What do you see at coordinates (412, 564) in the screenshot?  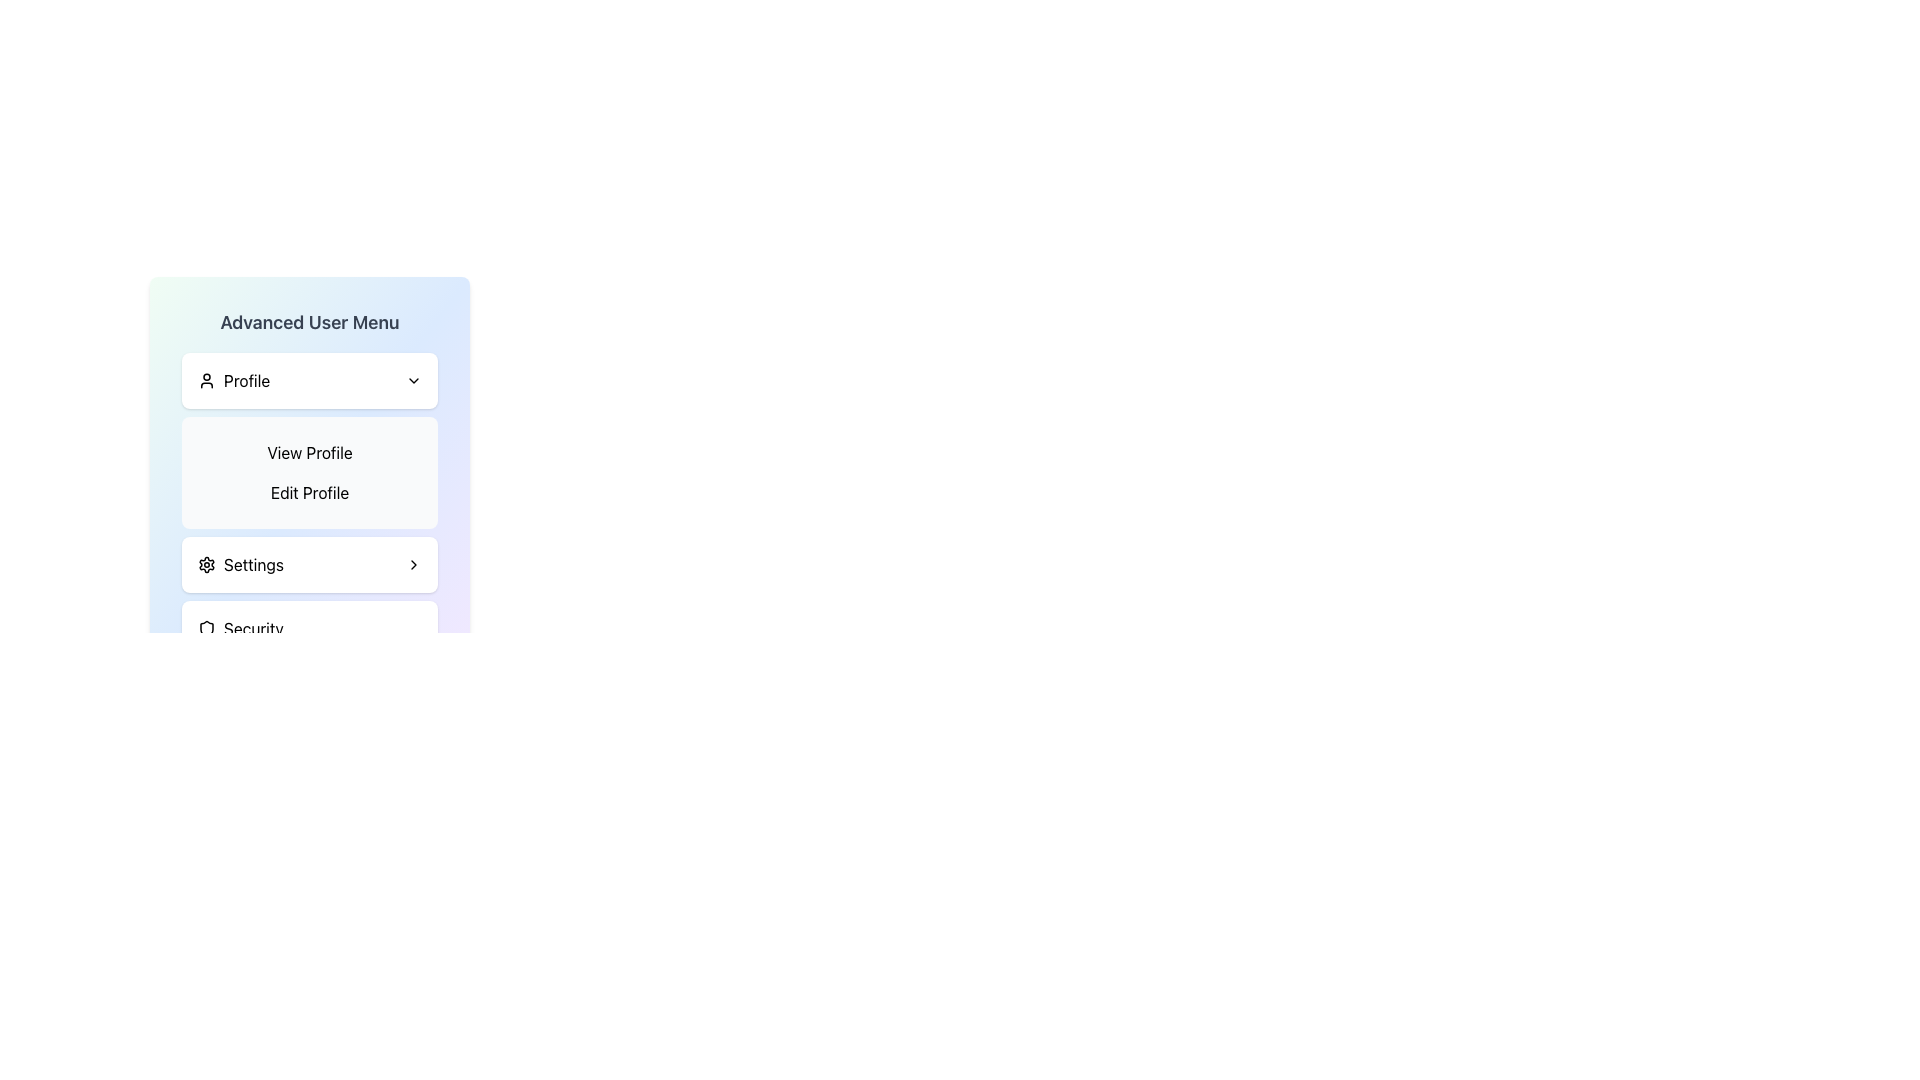 I see `the right-facing chevron icon within the 'Settings' card, positioned at the far right edge, indicating a navigational or expandable action` at bounding box center [412, 564].